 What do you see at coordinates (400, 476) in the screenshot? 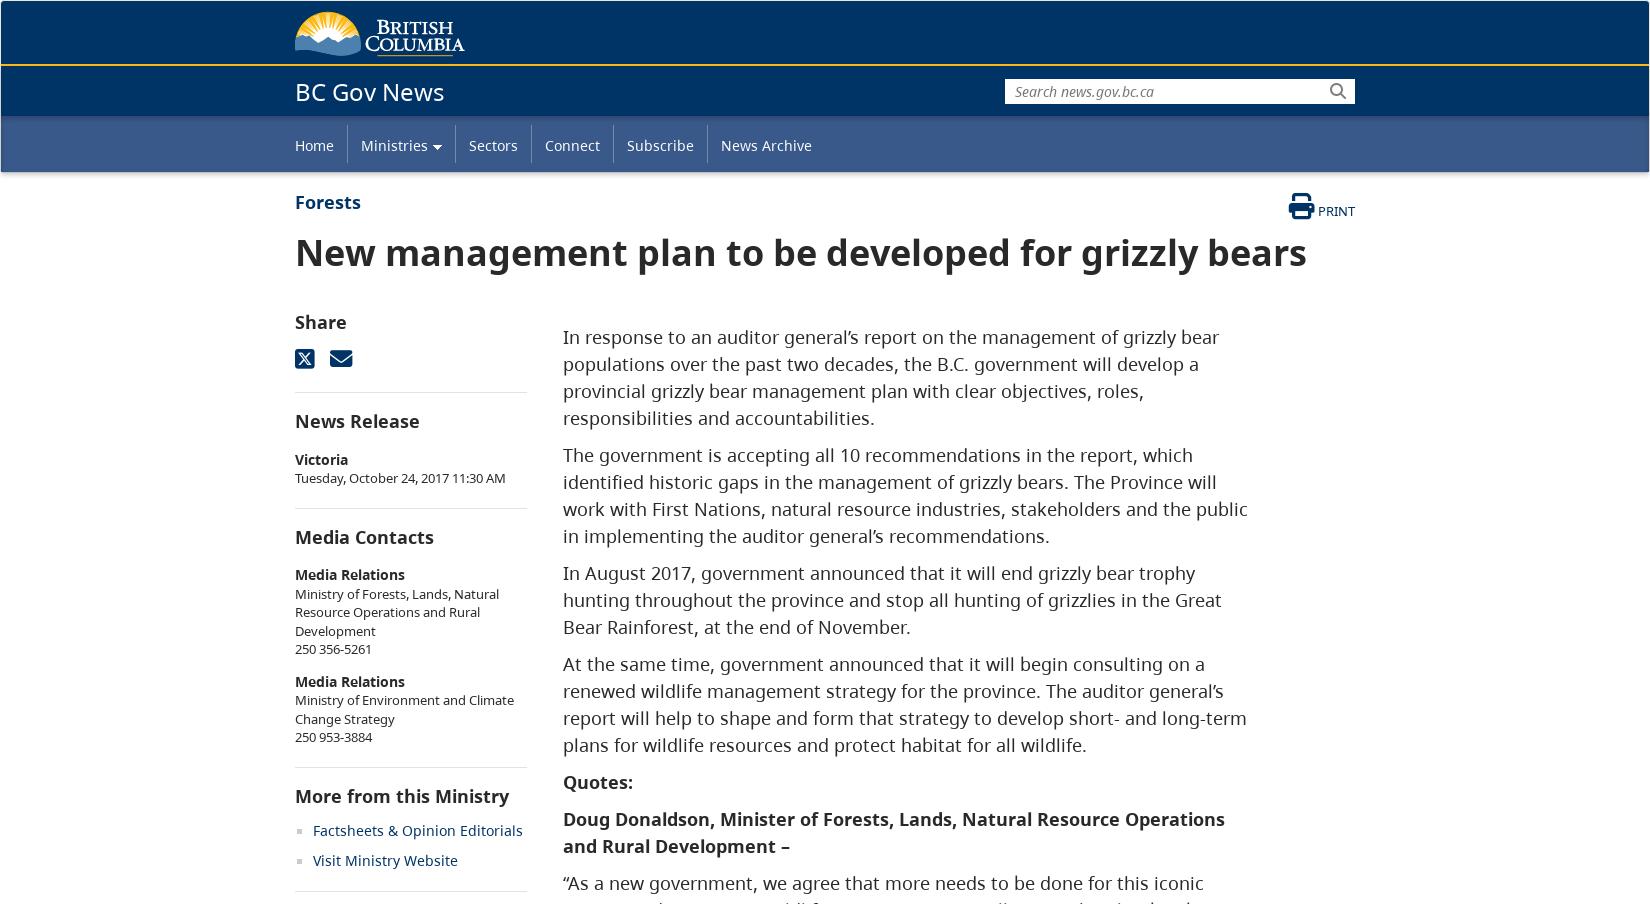
I see `'Tuesday, October 24, 2017 11:30 AM'` at bounding box center [400, 476].